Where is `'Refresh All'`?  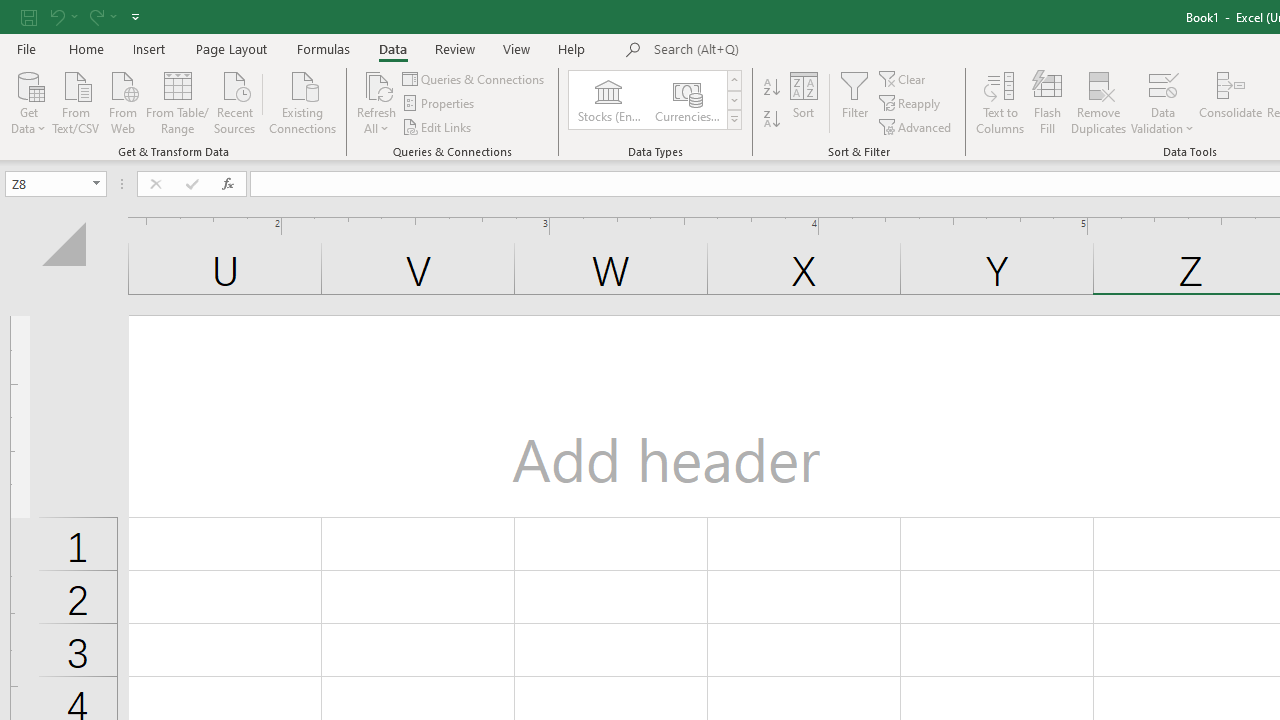 'Refresh All' is located at coordinates (376, 84).